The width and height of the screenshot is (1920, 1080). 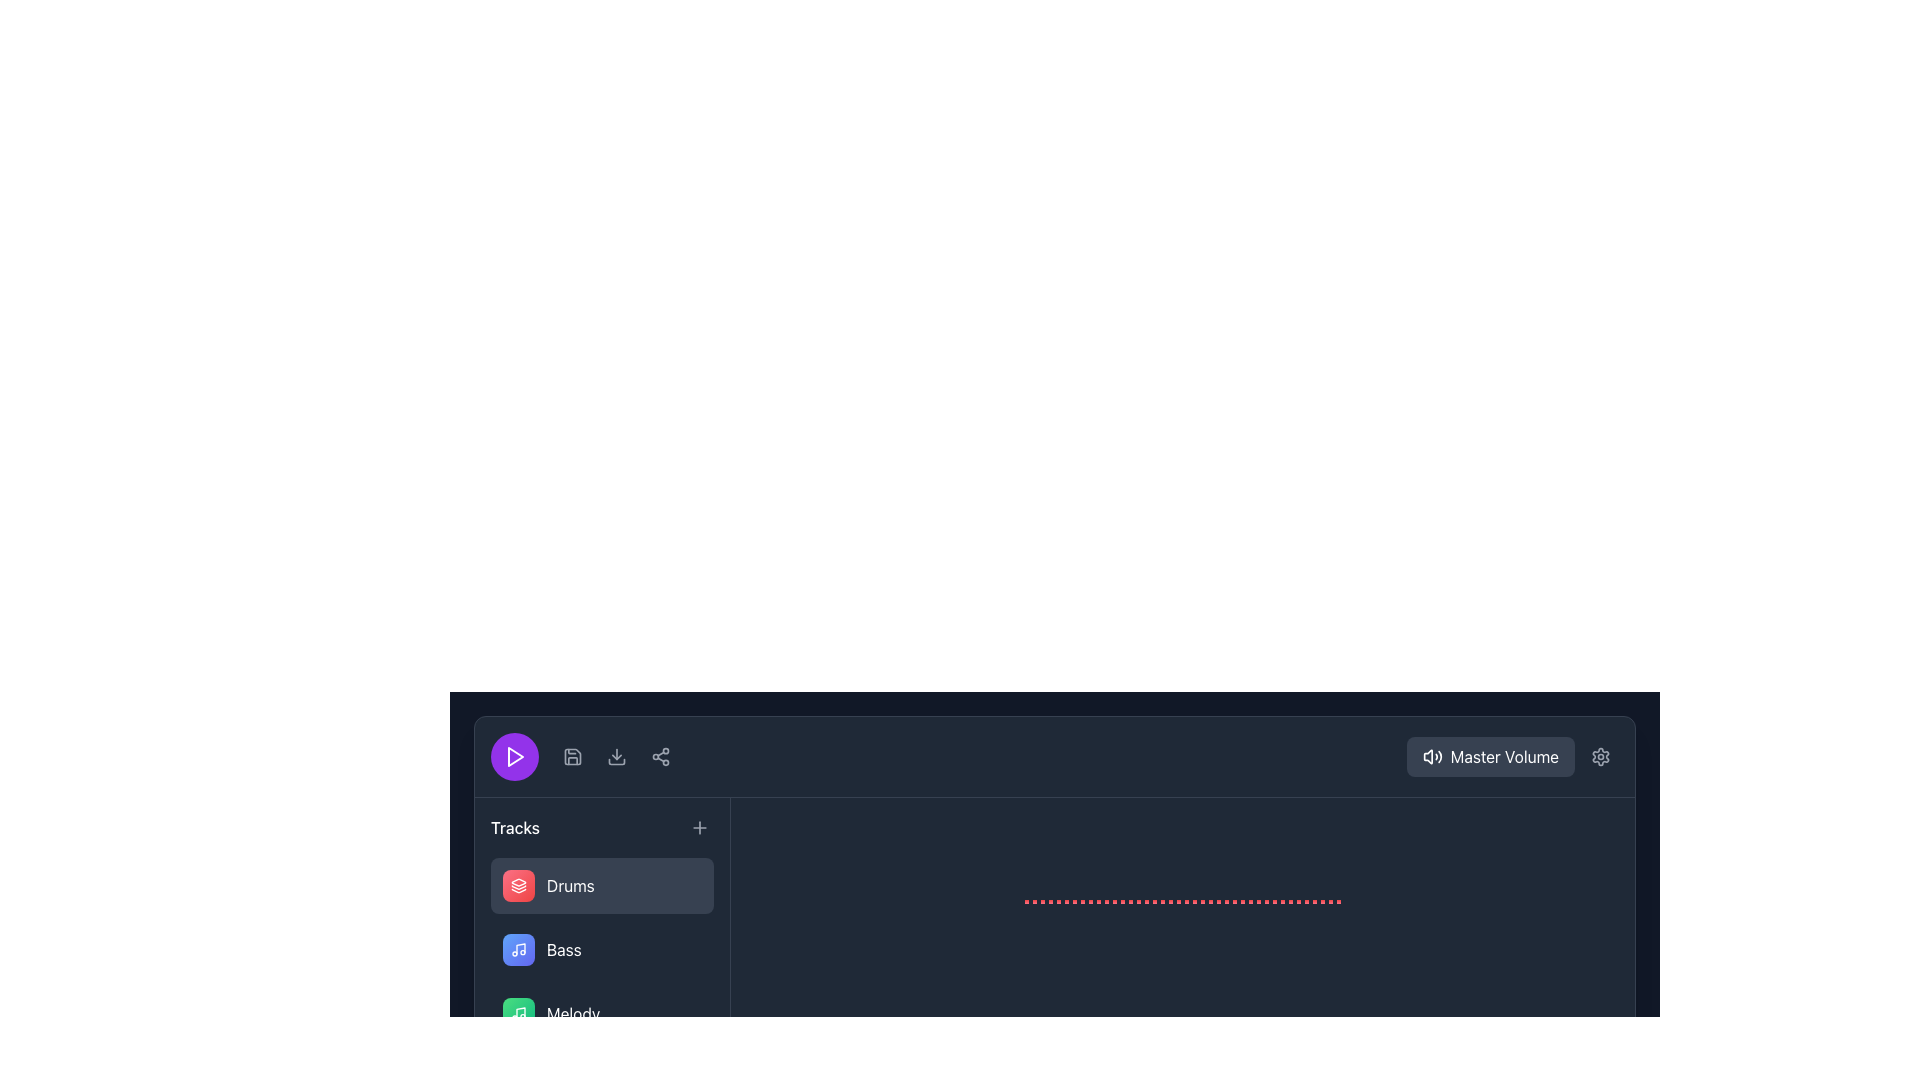 What do you see at coordinates (542, 948) in the screenshot?
I see `the selectable label representing the bass track in the 'Tracks' section of the music app` at bounding box center [542, 948].